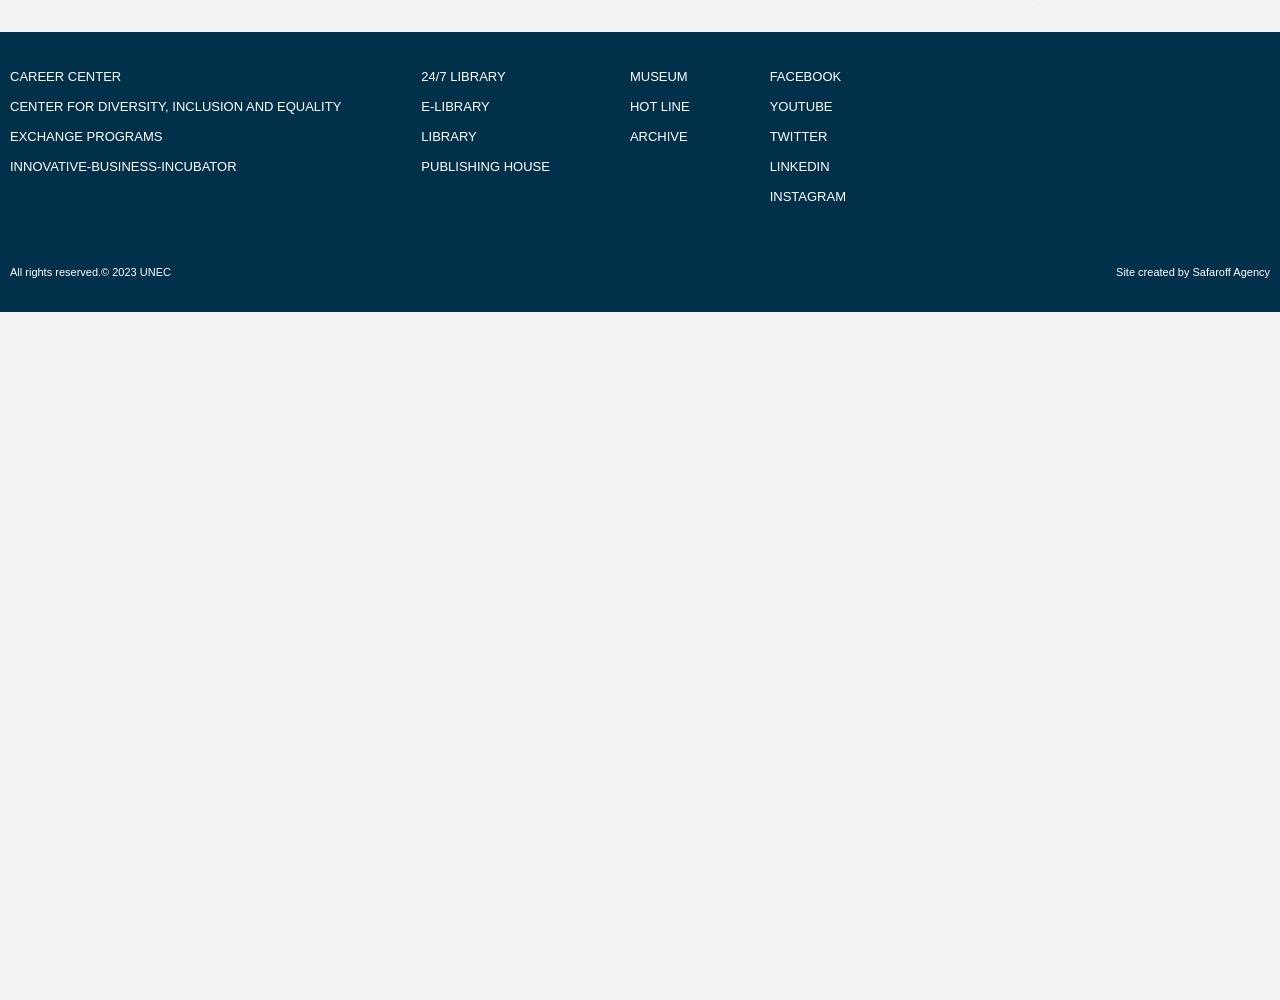 This screenshot has width=1280, height=1000. What do you see at coordinates (658, 105) in the screenshot?
I see `'HOT LINE'` at bounding box center [658, 105].